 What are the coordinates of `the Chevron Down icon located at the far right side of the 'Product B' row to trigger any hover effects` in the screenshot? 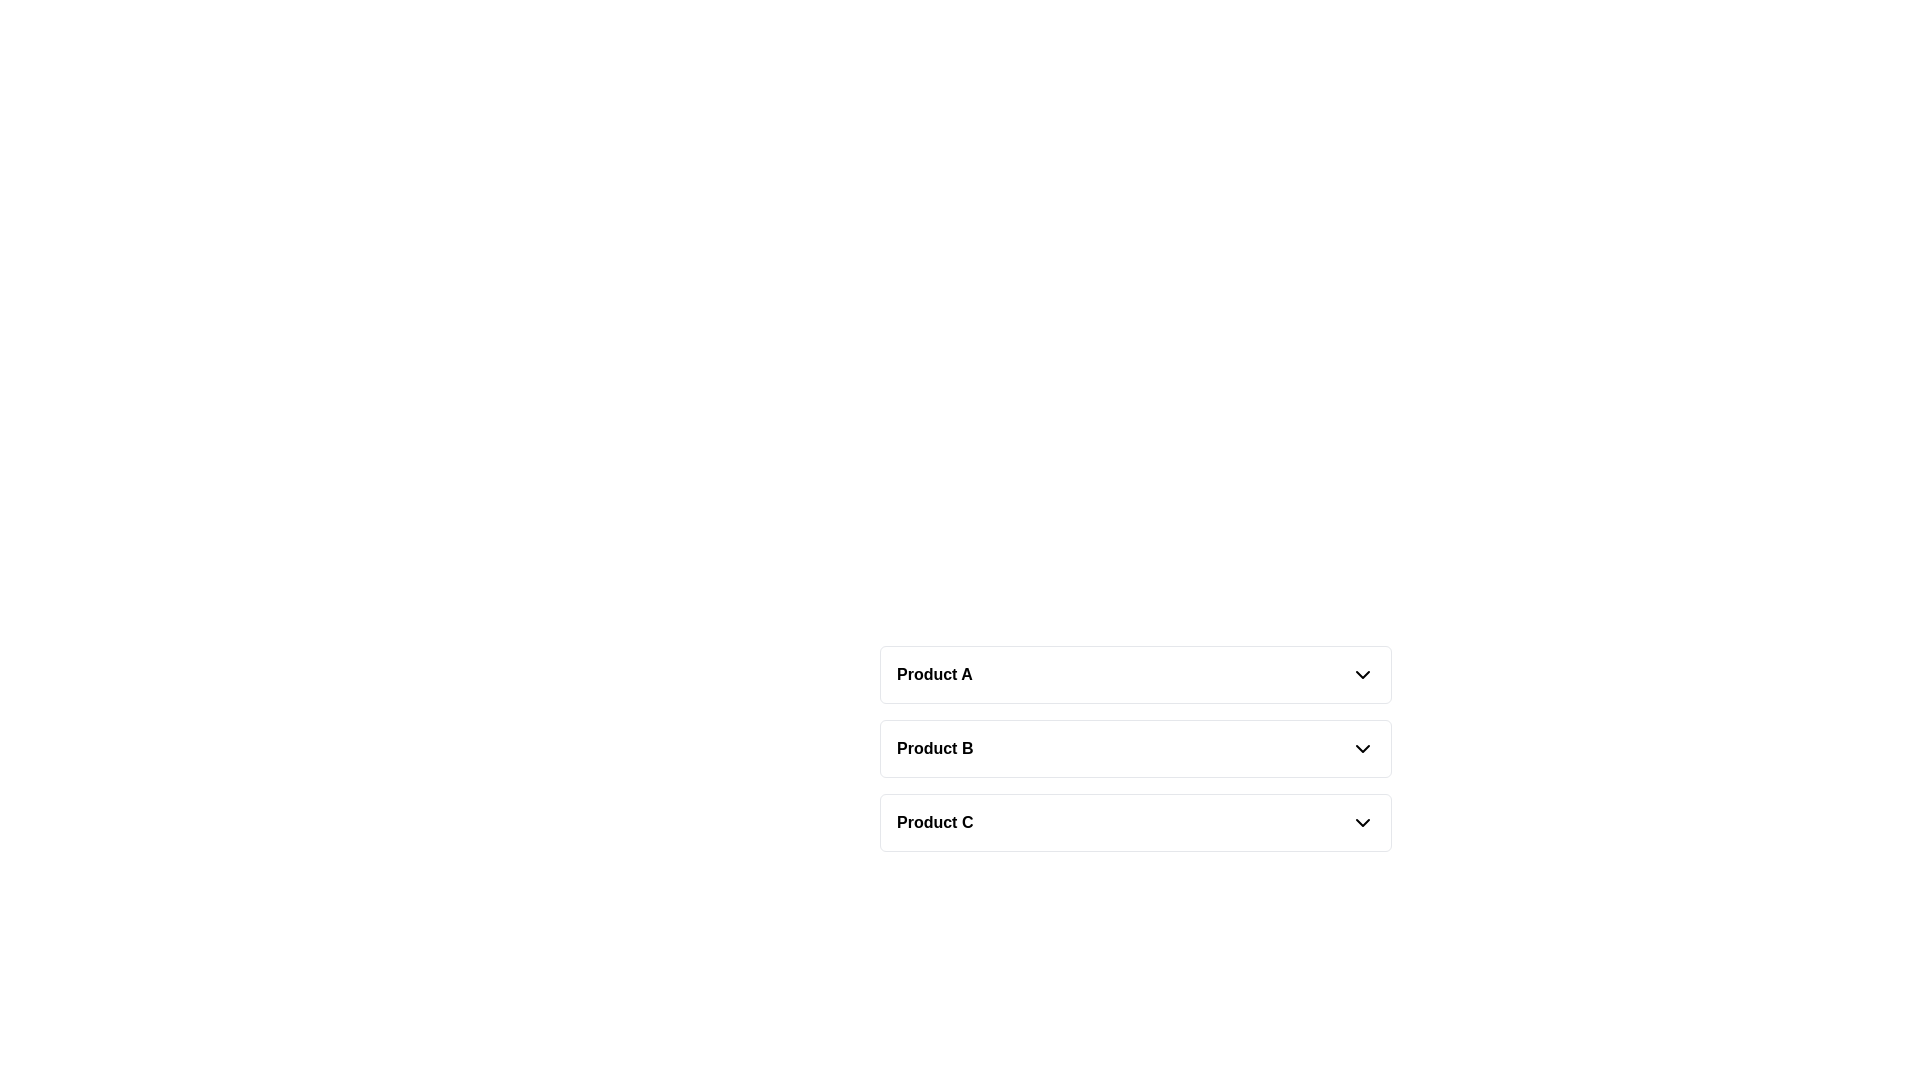 It's located at (1362, 748).